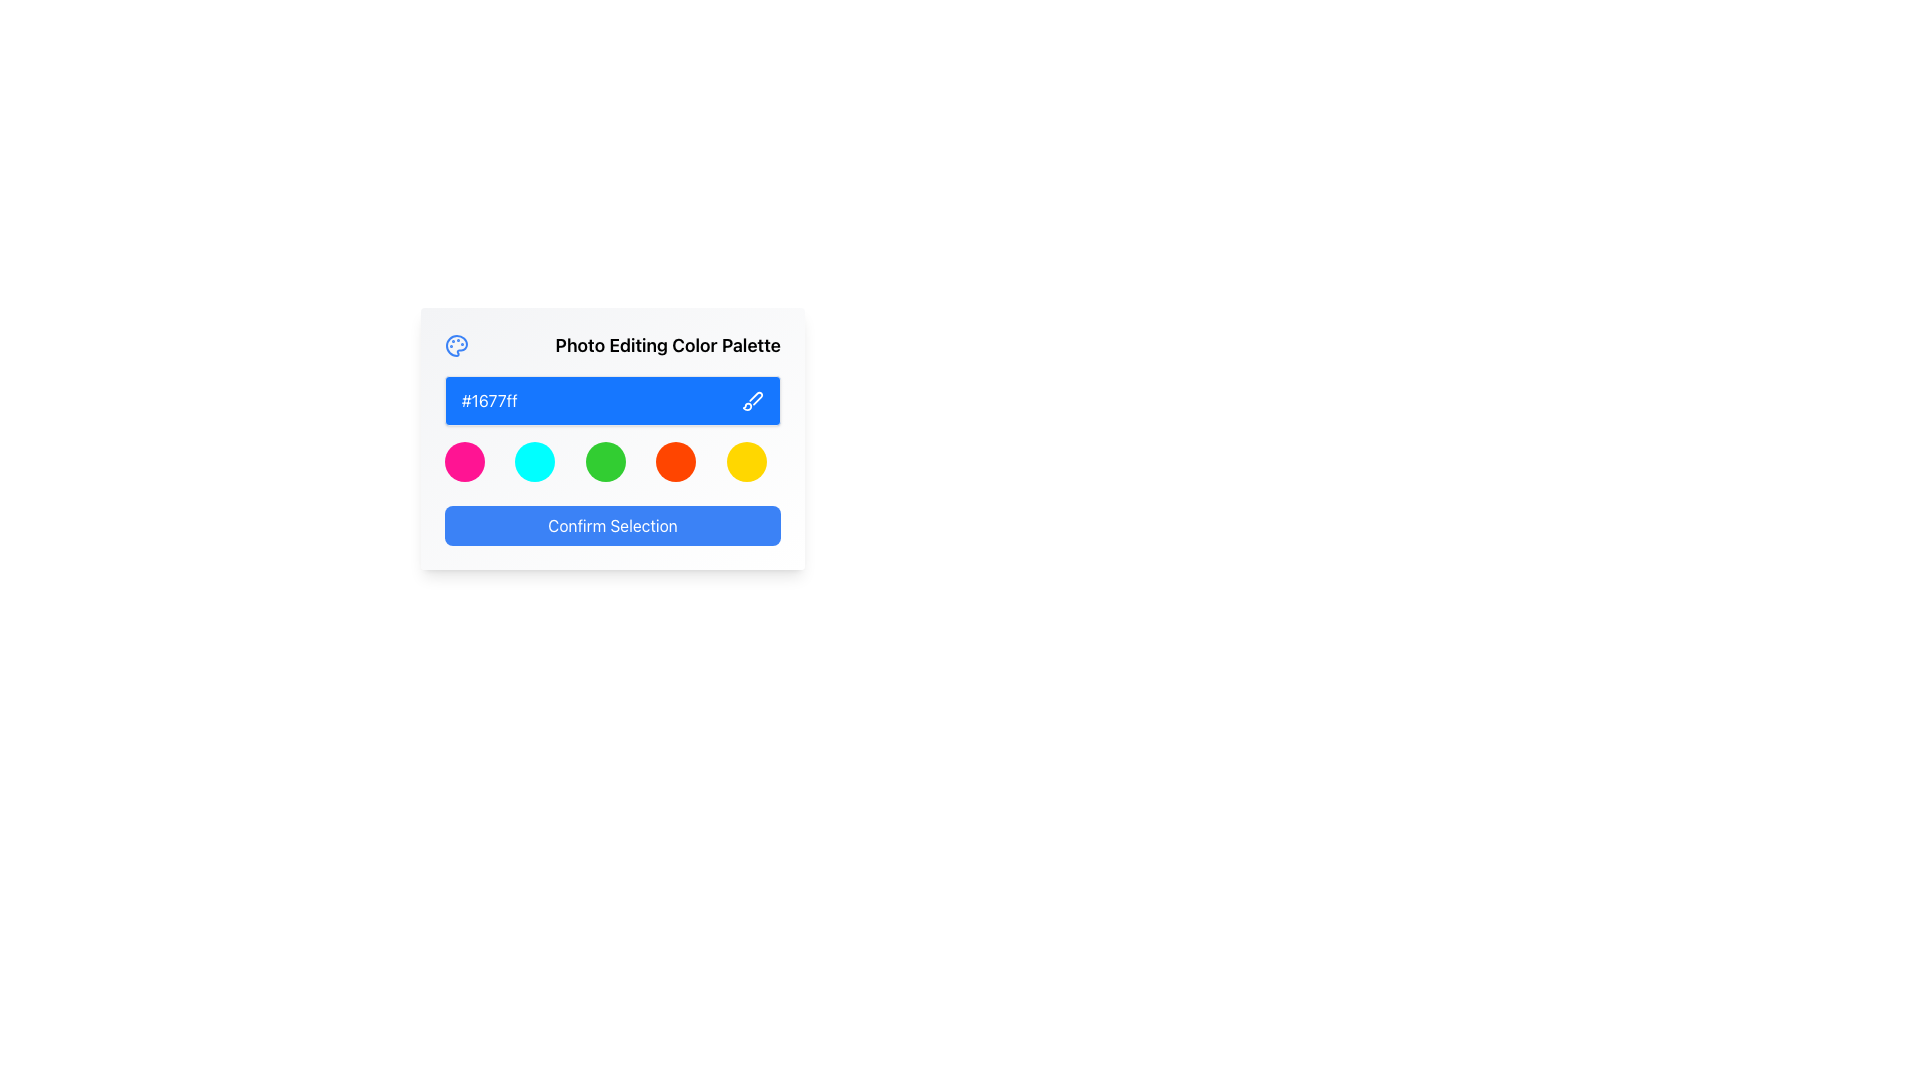 This screenshot has height=1080, width=1920. Describe the element at coordinates (464, 462) in the screenshot. I see `the first circular color button in the grid, which is bright pink` at that location.